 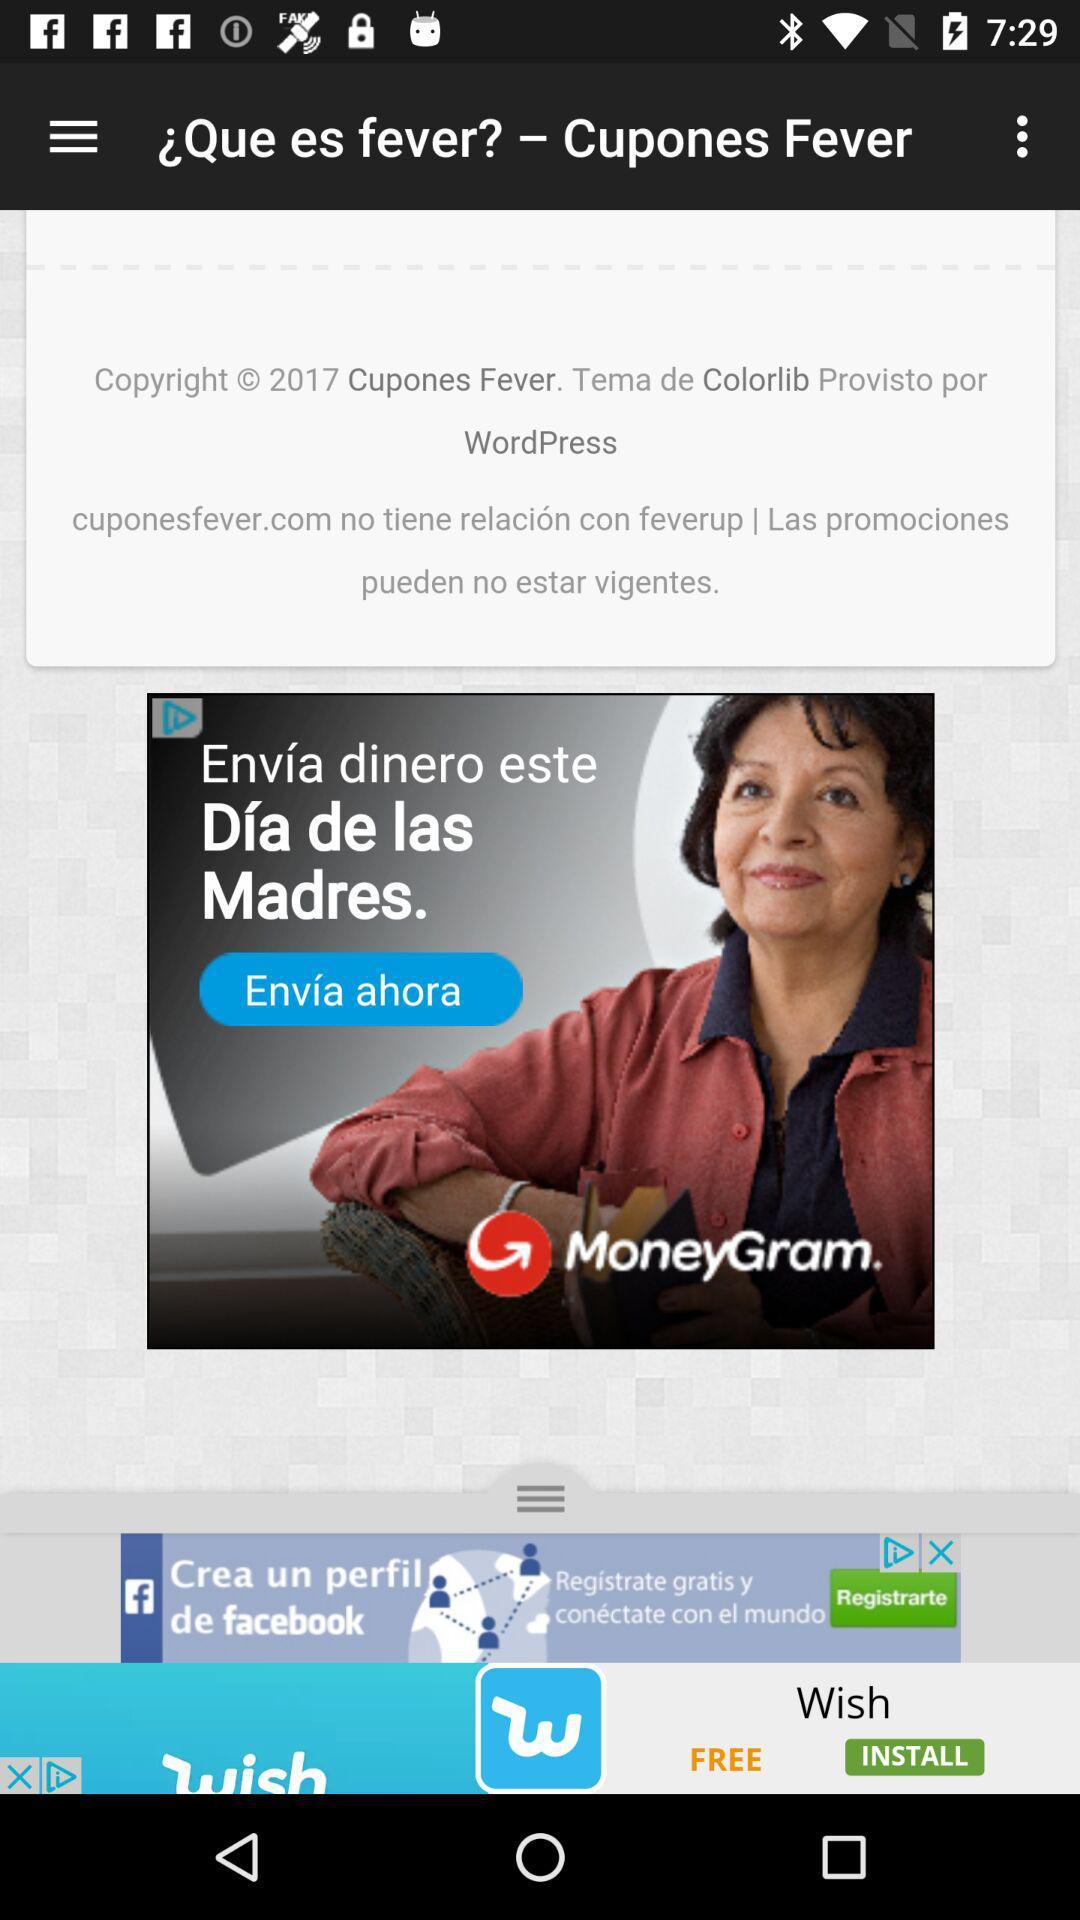 What do you see at coordinates (540, 1727) in the screenshot?
I see `advertising` at bounding box center [540, 1727].